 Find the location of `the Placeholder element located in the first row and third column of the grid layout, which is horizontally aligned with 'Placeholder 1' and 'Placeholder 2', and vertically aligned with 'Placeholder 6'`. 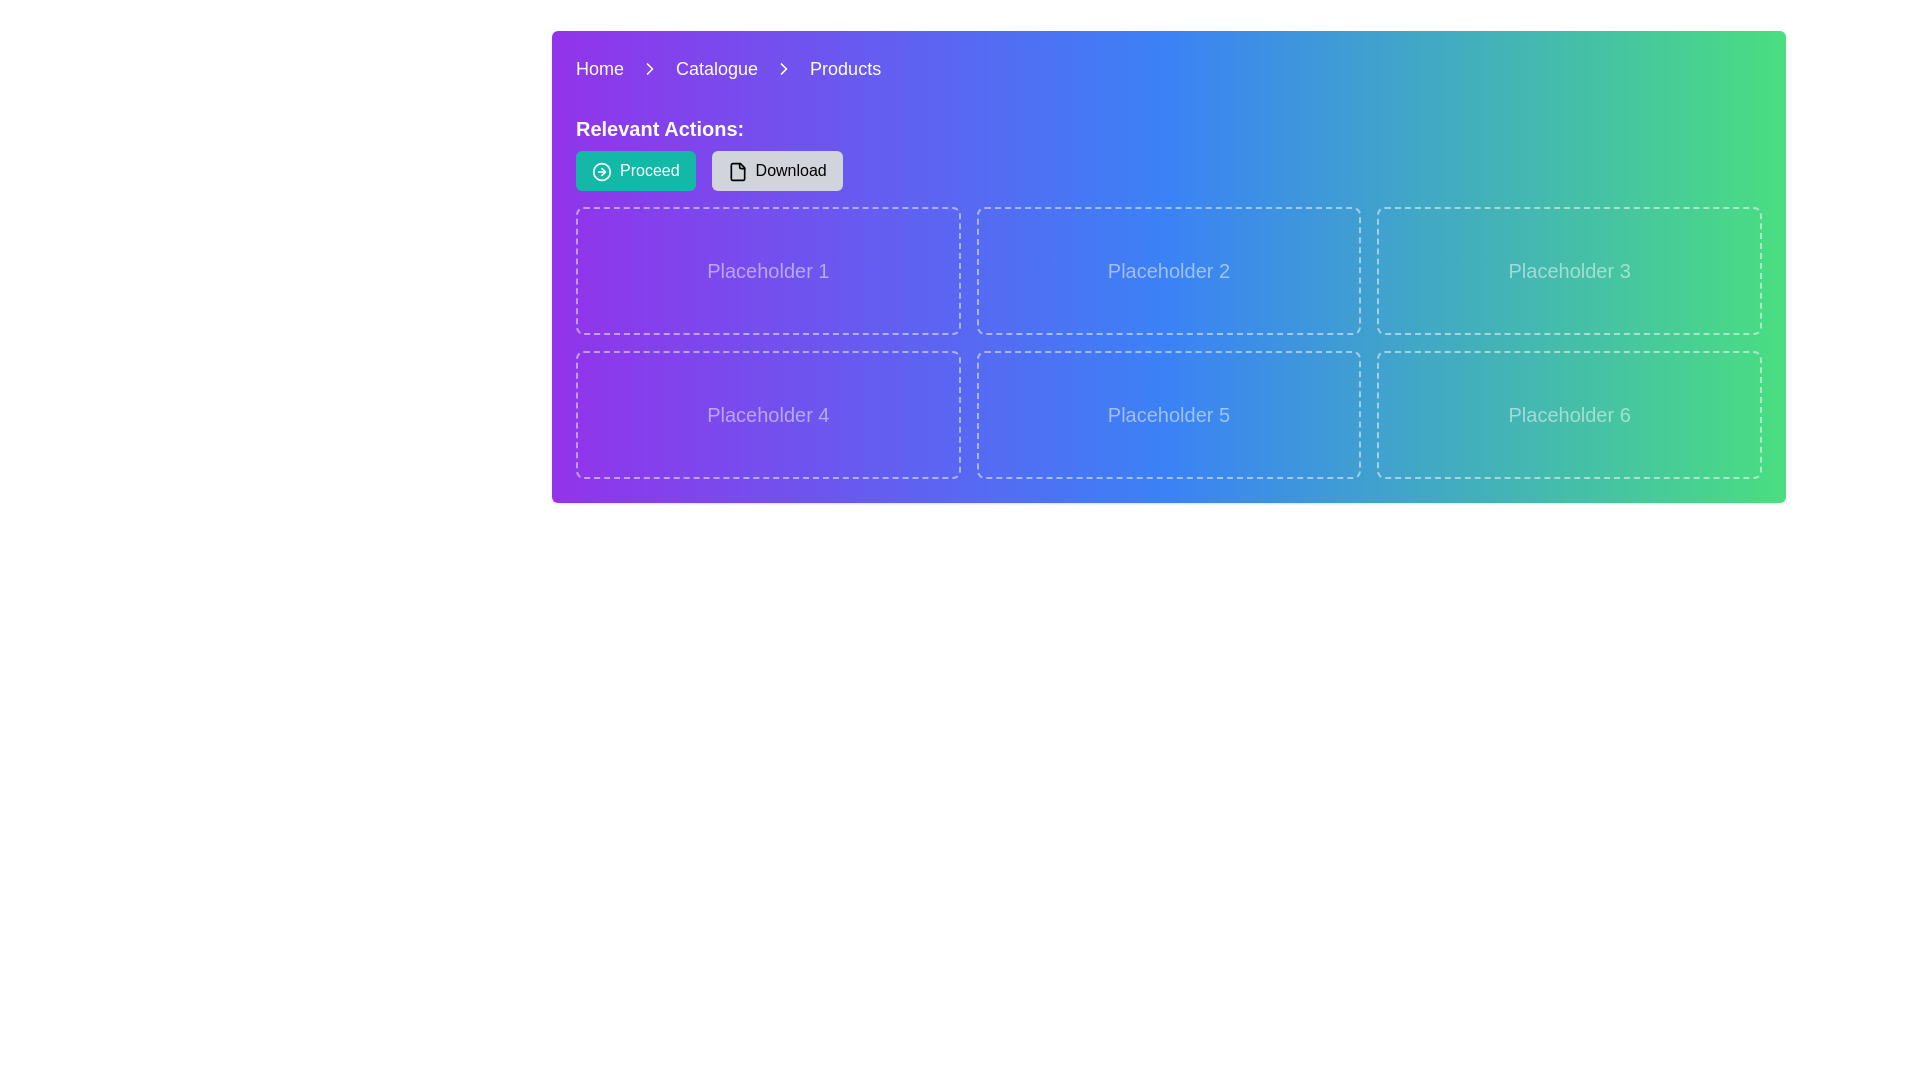

the Placeholder element located in the first row and third column of the grid layout, which is horizontally aligned with 'Placeholder 1' and 'Placeholder 2', and vertically aligned with 'Placeholder 6' is located at coordinates (1568, 270).